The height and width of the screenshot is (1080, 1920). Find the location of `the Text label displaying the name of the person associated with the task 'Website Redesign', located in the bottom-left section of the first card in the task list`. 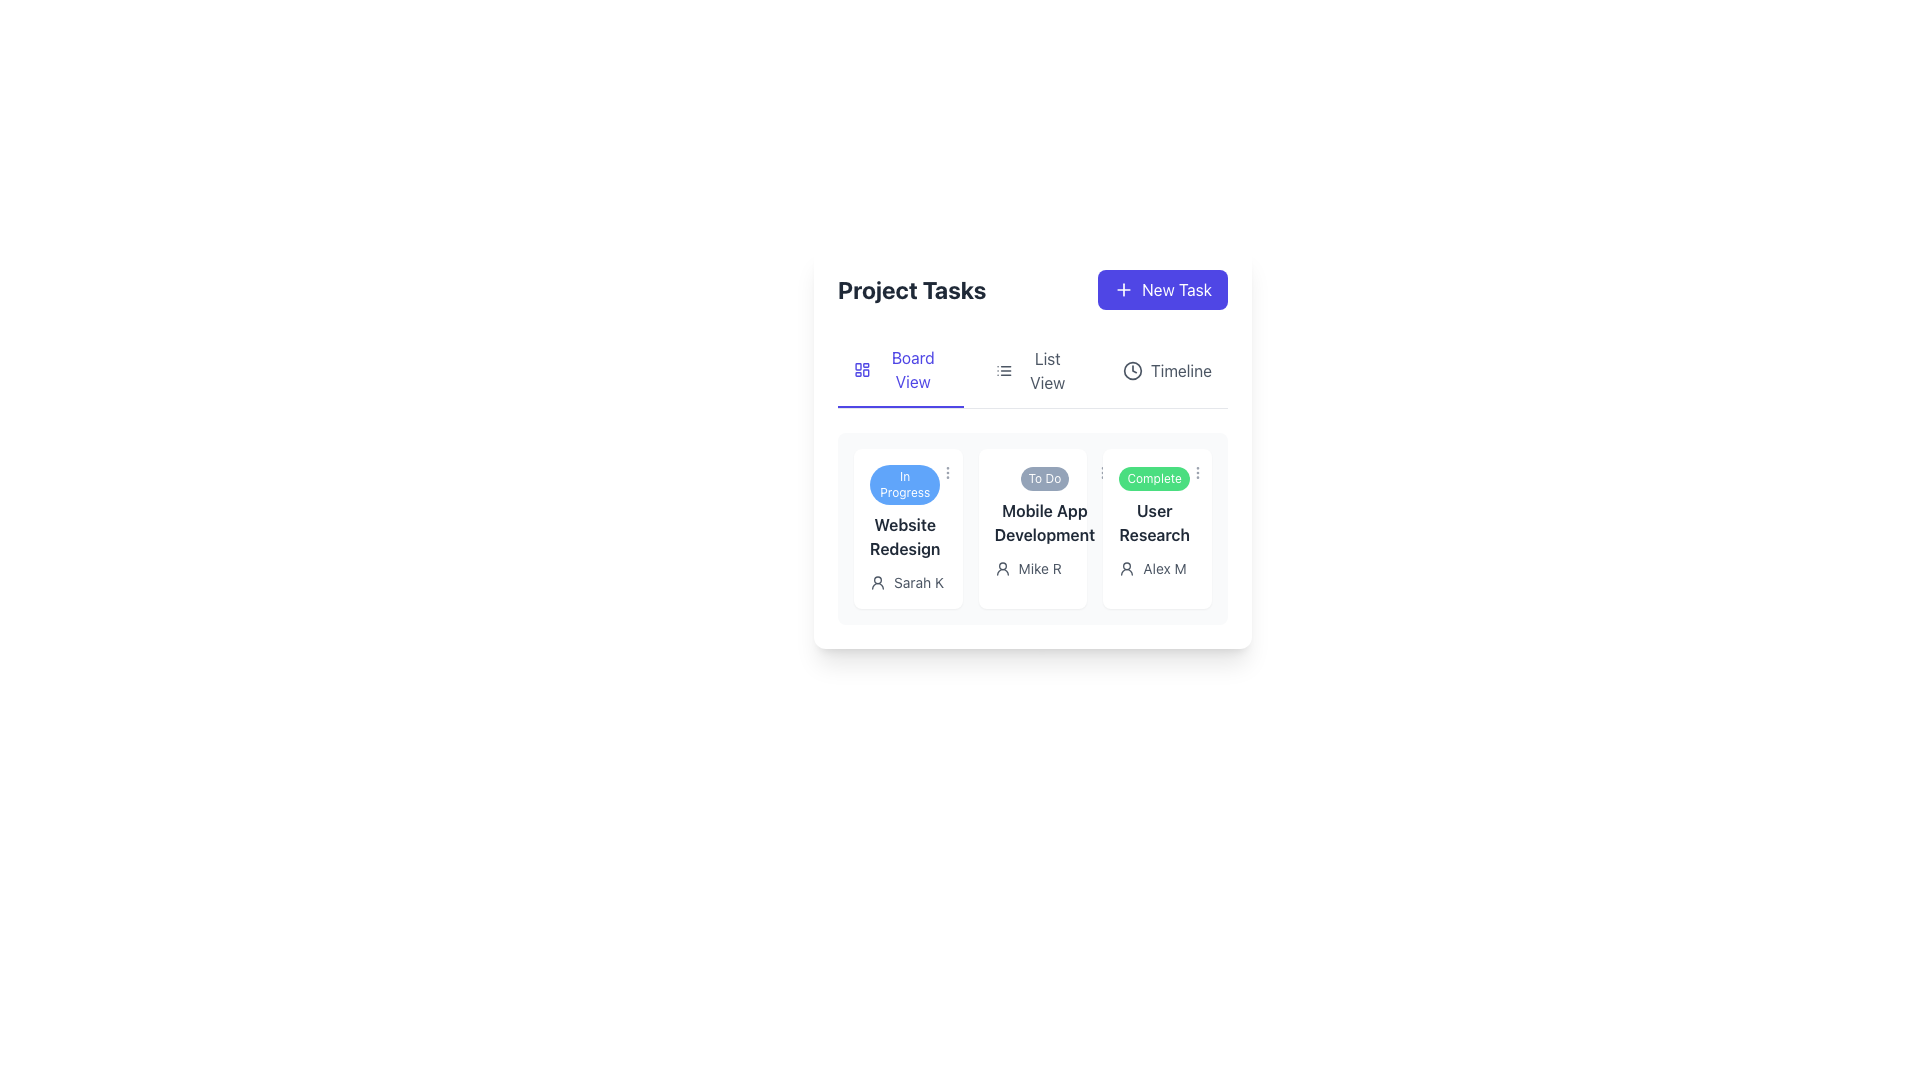

the Text label displaying the name of the person associated with the task 'Website Redesign', located in the bottom-left section of the first card in the task list is located at coordinates (918, 582).